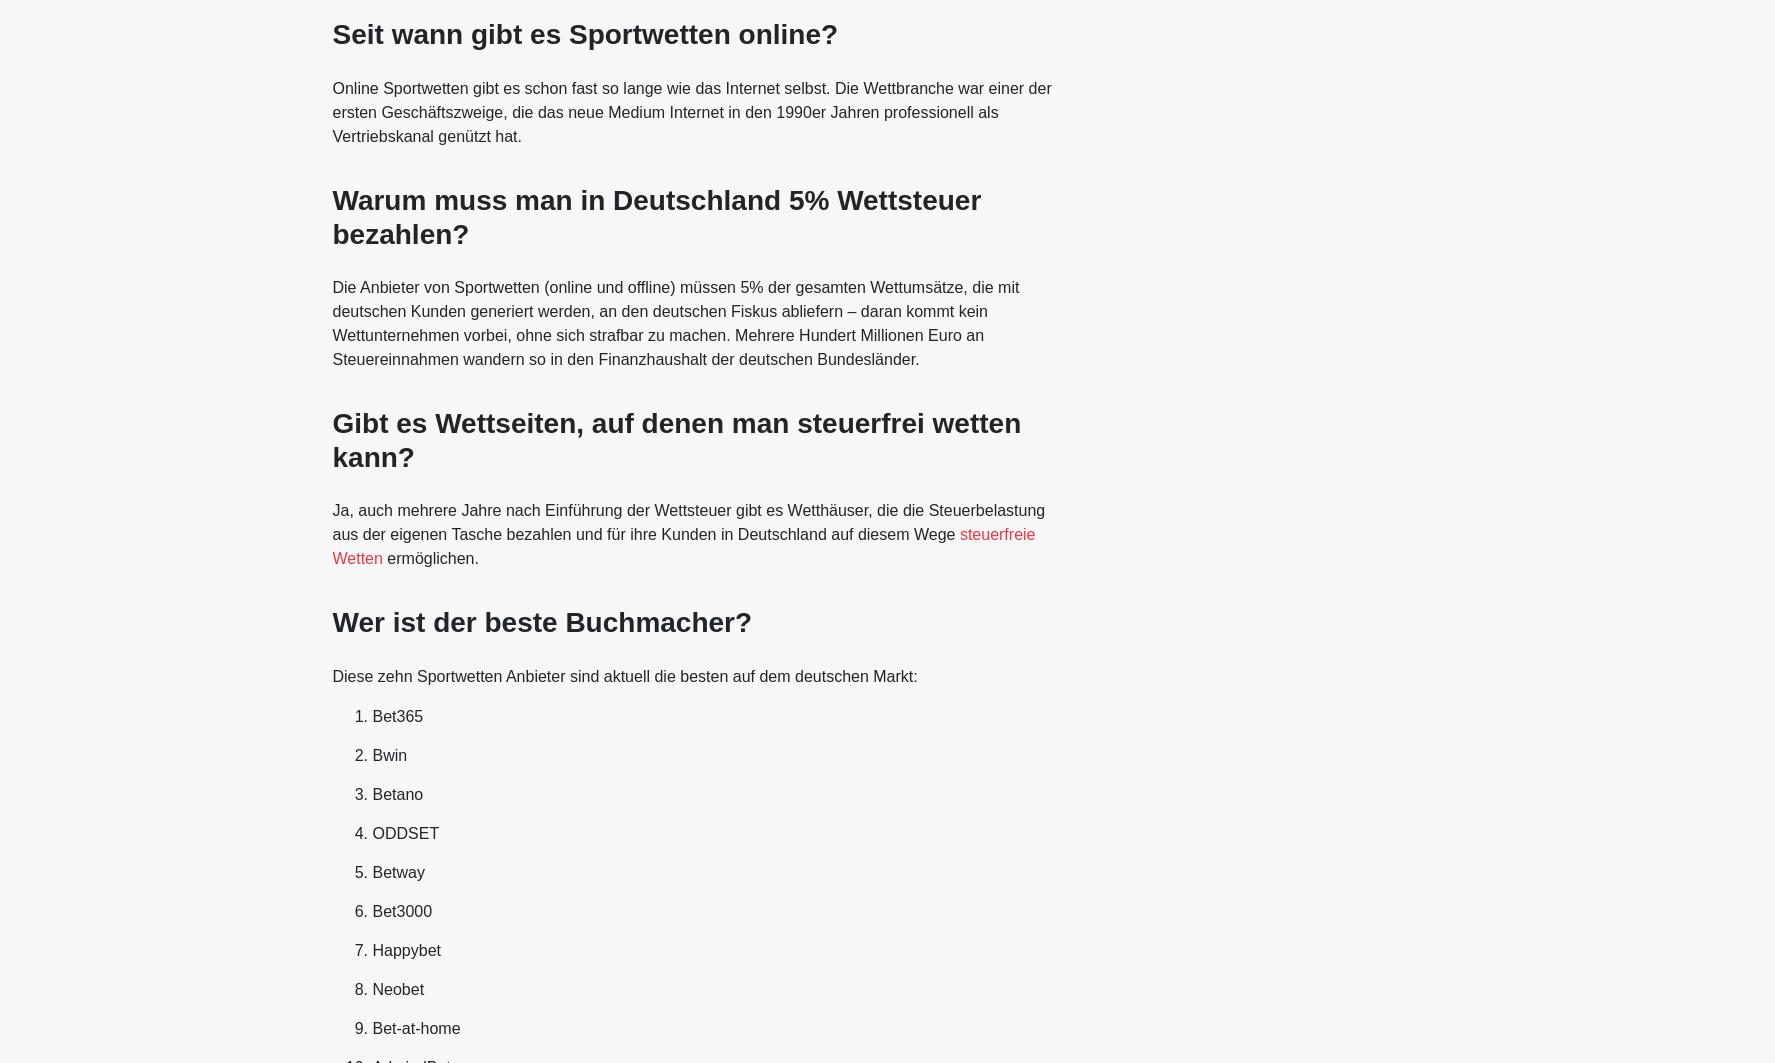  I want to click on 'Bet-at-home', so click(416, 1026).